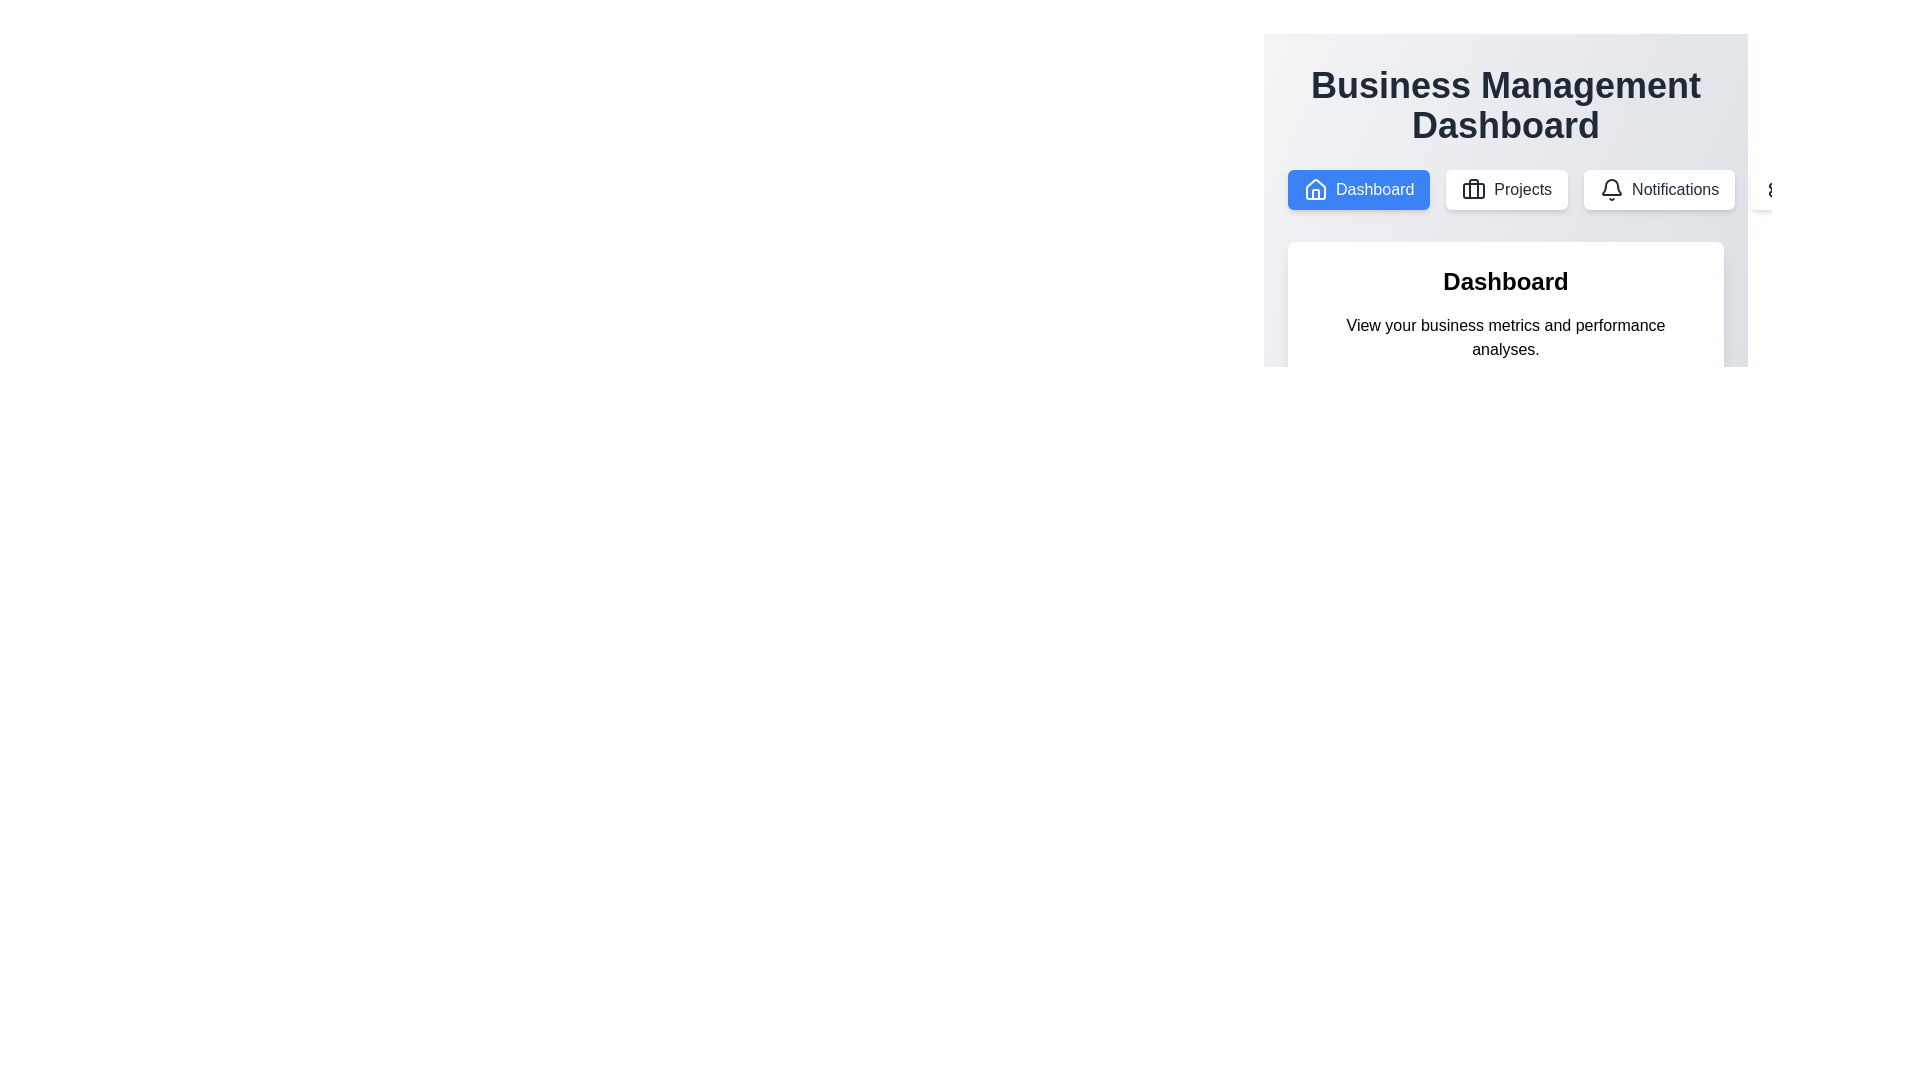 This screenshot has height=1080, width=1920. What do you see at coordinates (1507, 189) in the screenshot?
I see `the 'Projects' Navigation button, which has a white background, rounded corners, and contains a briefcase icon and the text 'Projects'` at bounding box center [1507, 189].